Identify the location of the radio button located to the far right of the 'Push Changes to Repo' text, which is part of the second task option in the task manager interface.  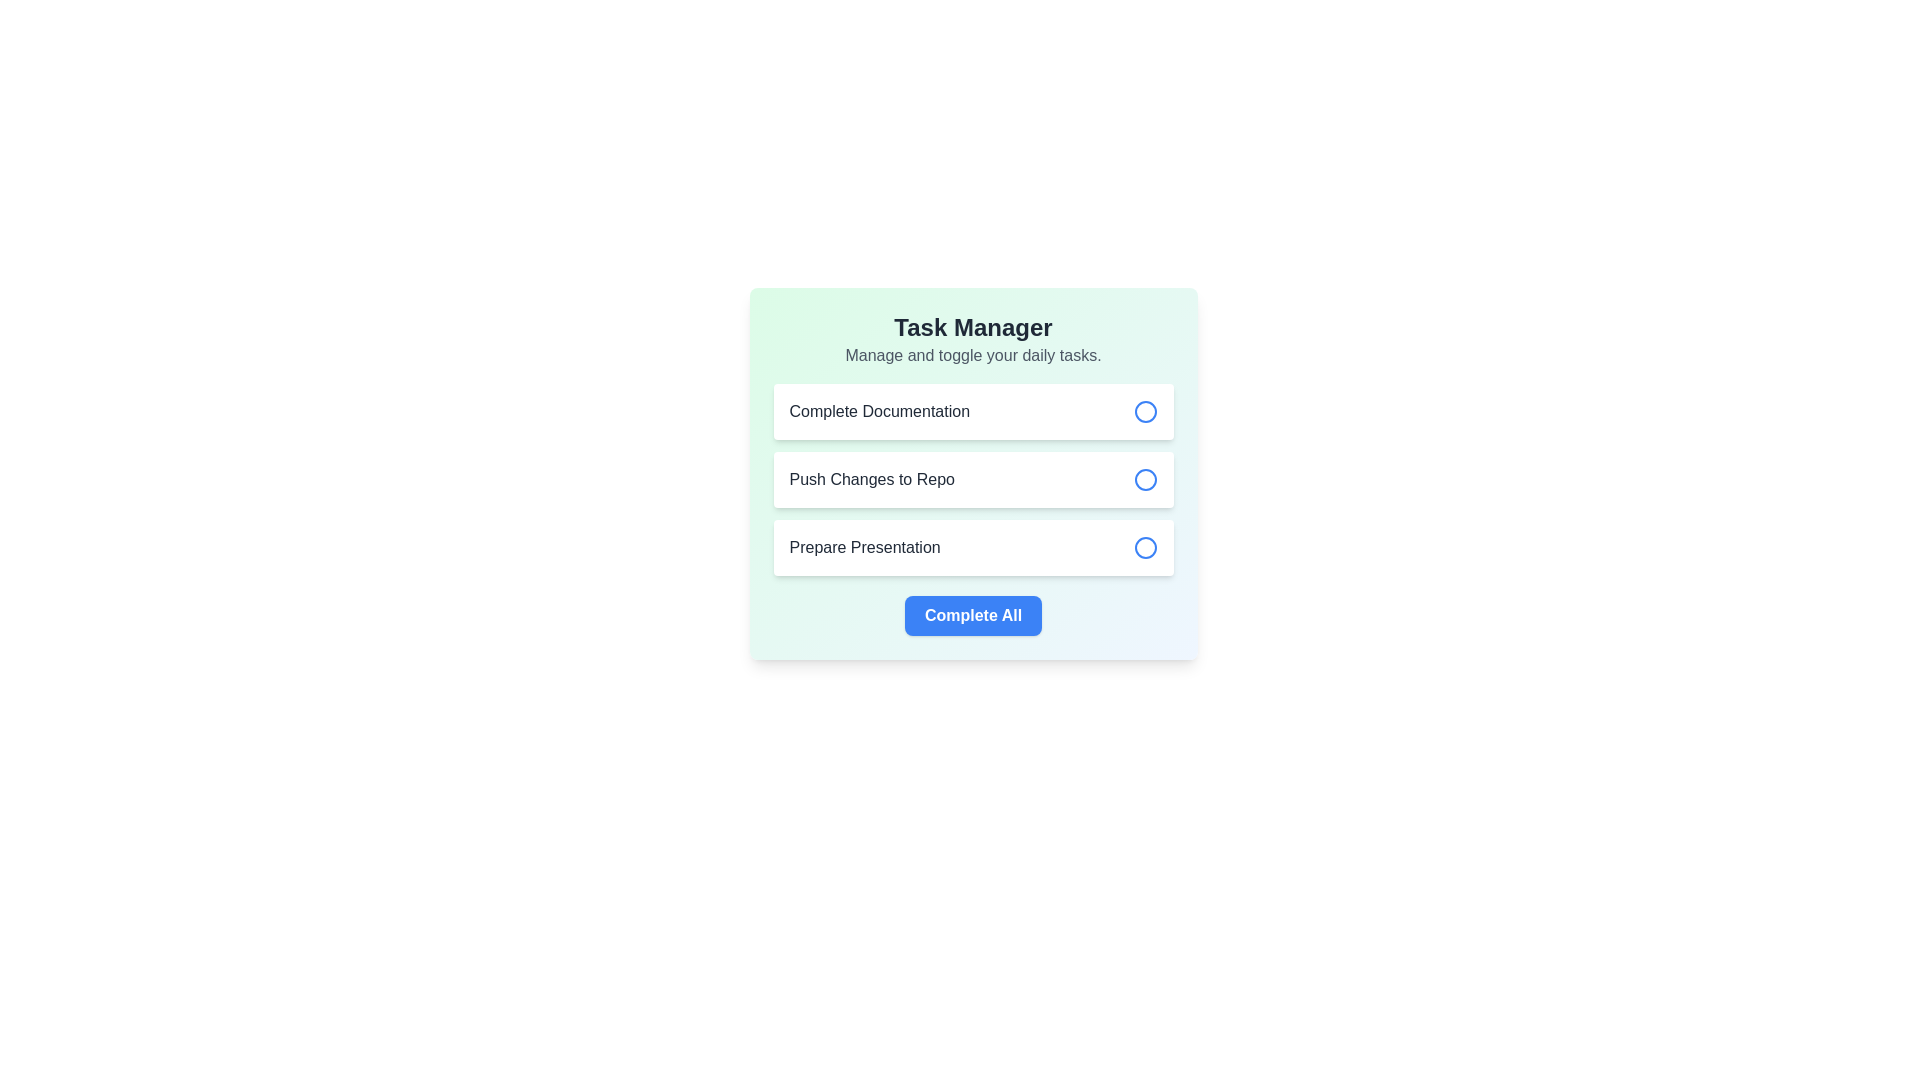
(1145, 479).